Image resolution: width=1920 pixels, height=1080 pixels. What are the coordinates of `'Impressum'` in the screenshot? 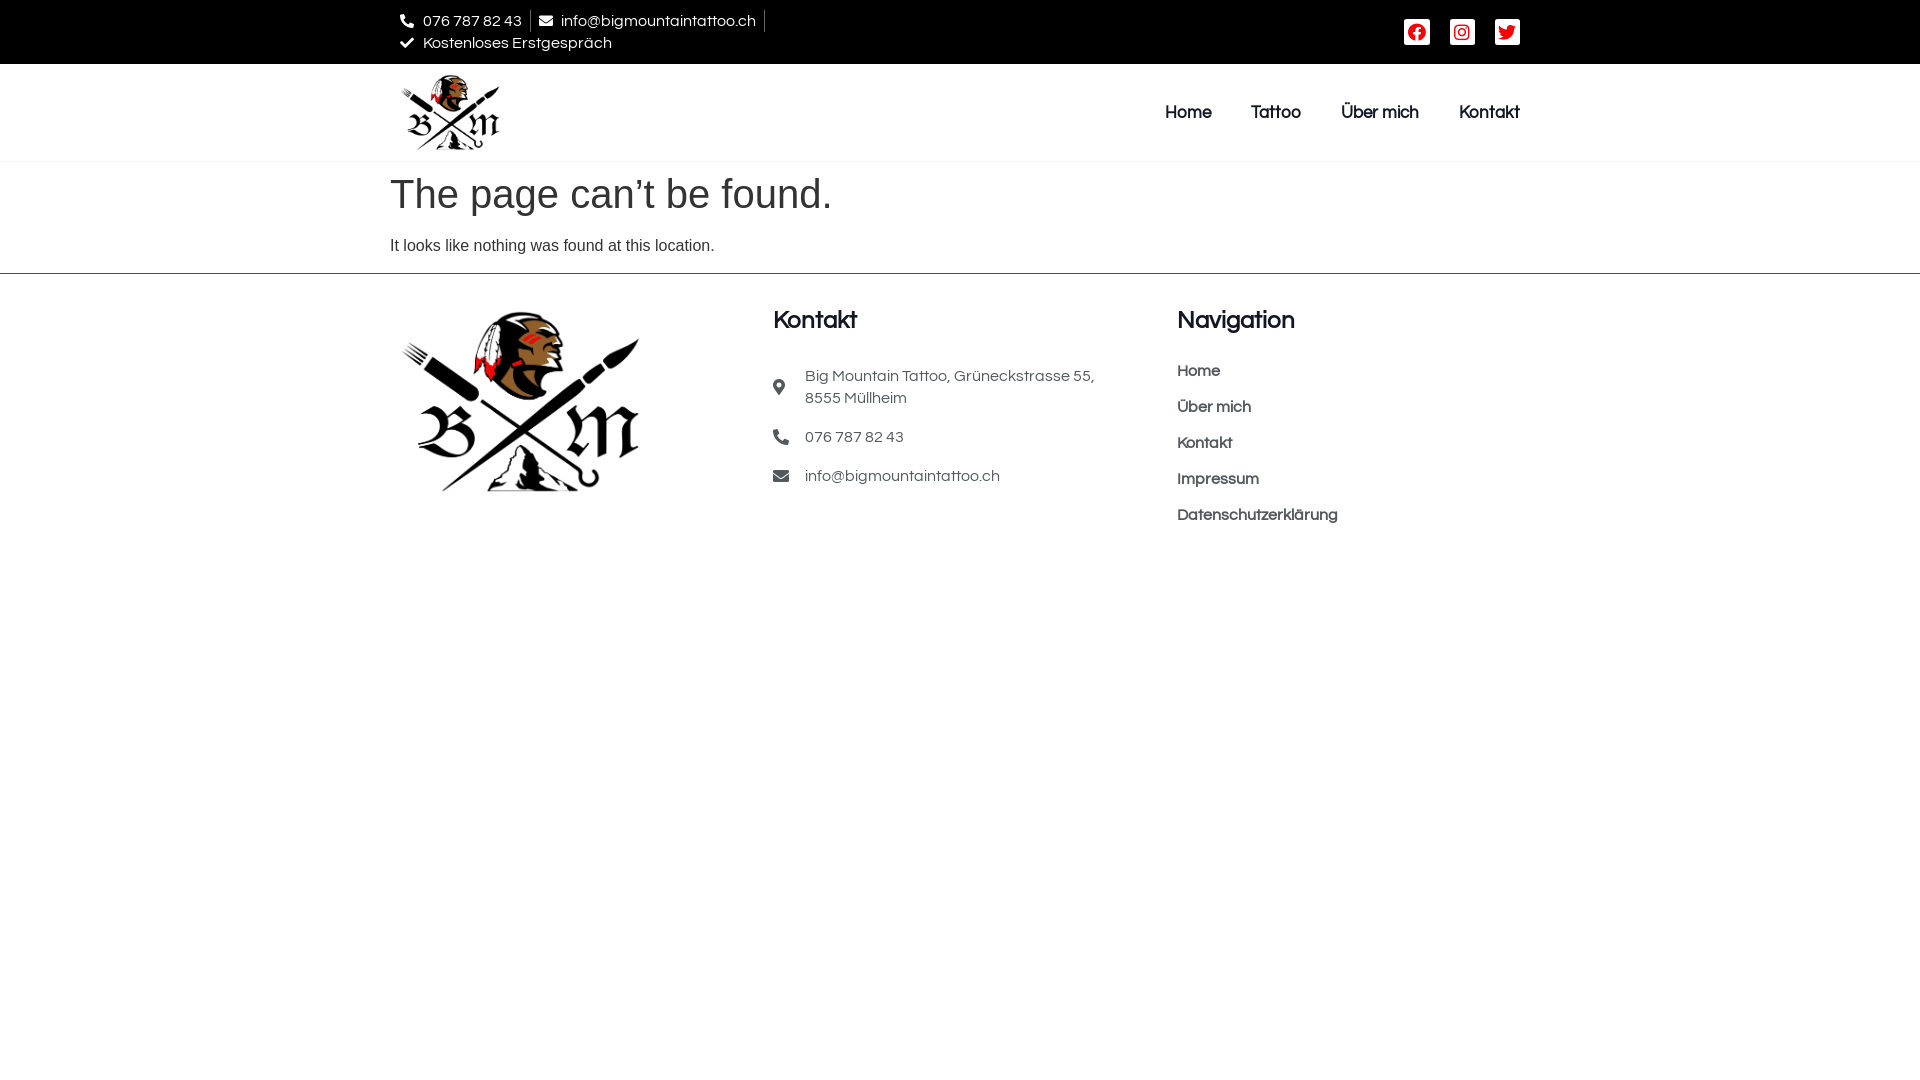 It's located at (1176, 478).